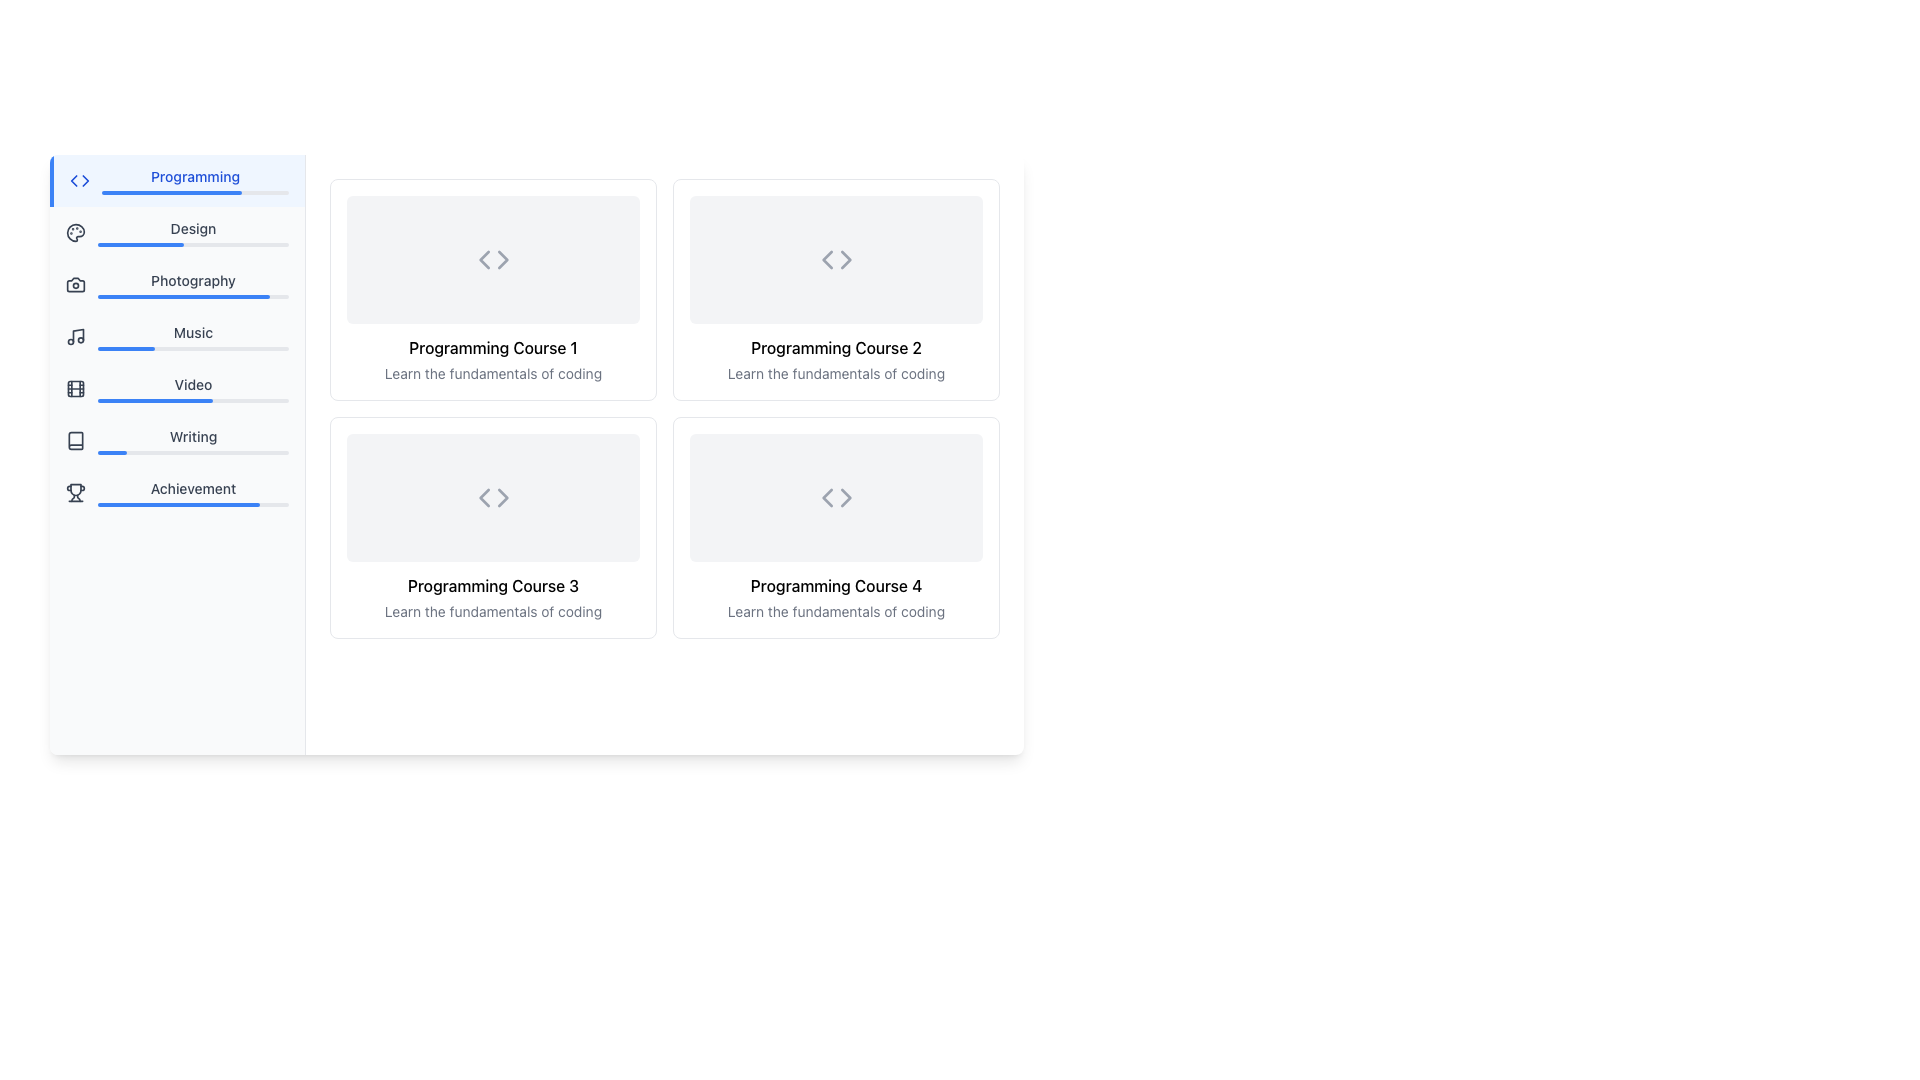  Describe the element at coordinates (76, 439) in the screenshot. I see `the 'Writing' icon on the left side of the interface` at that location.